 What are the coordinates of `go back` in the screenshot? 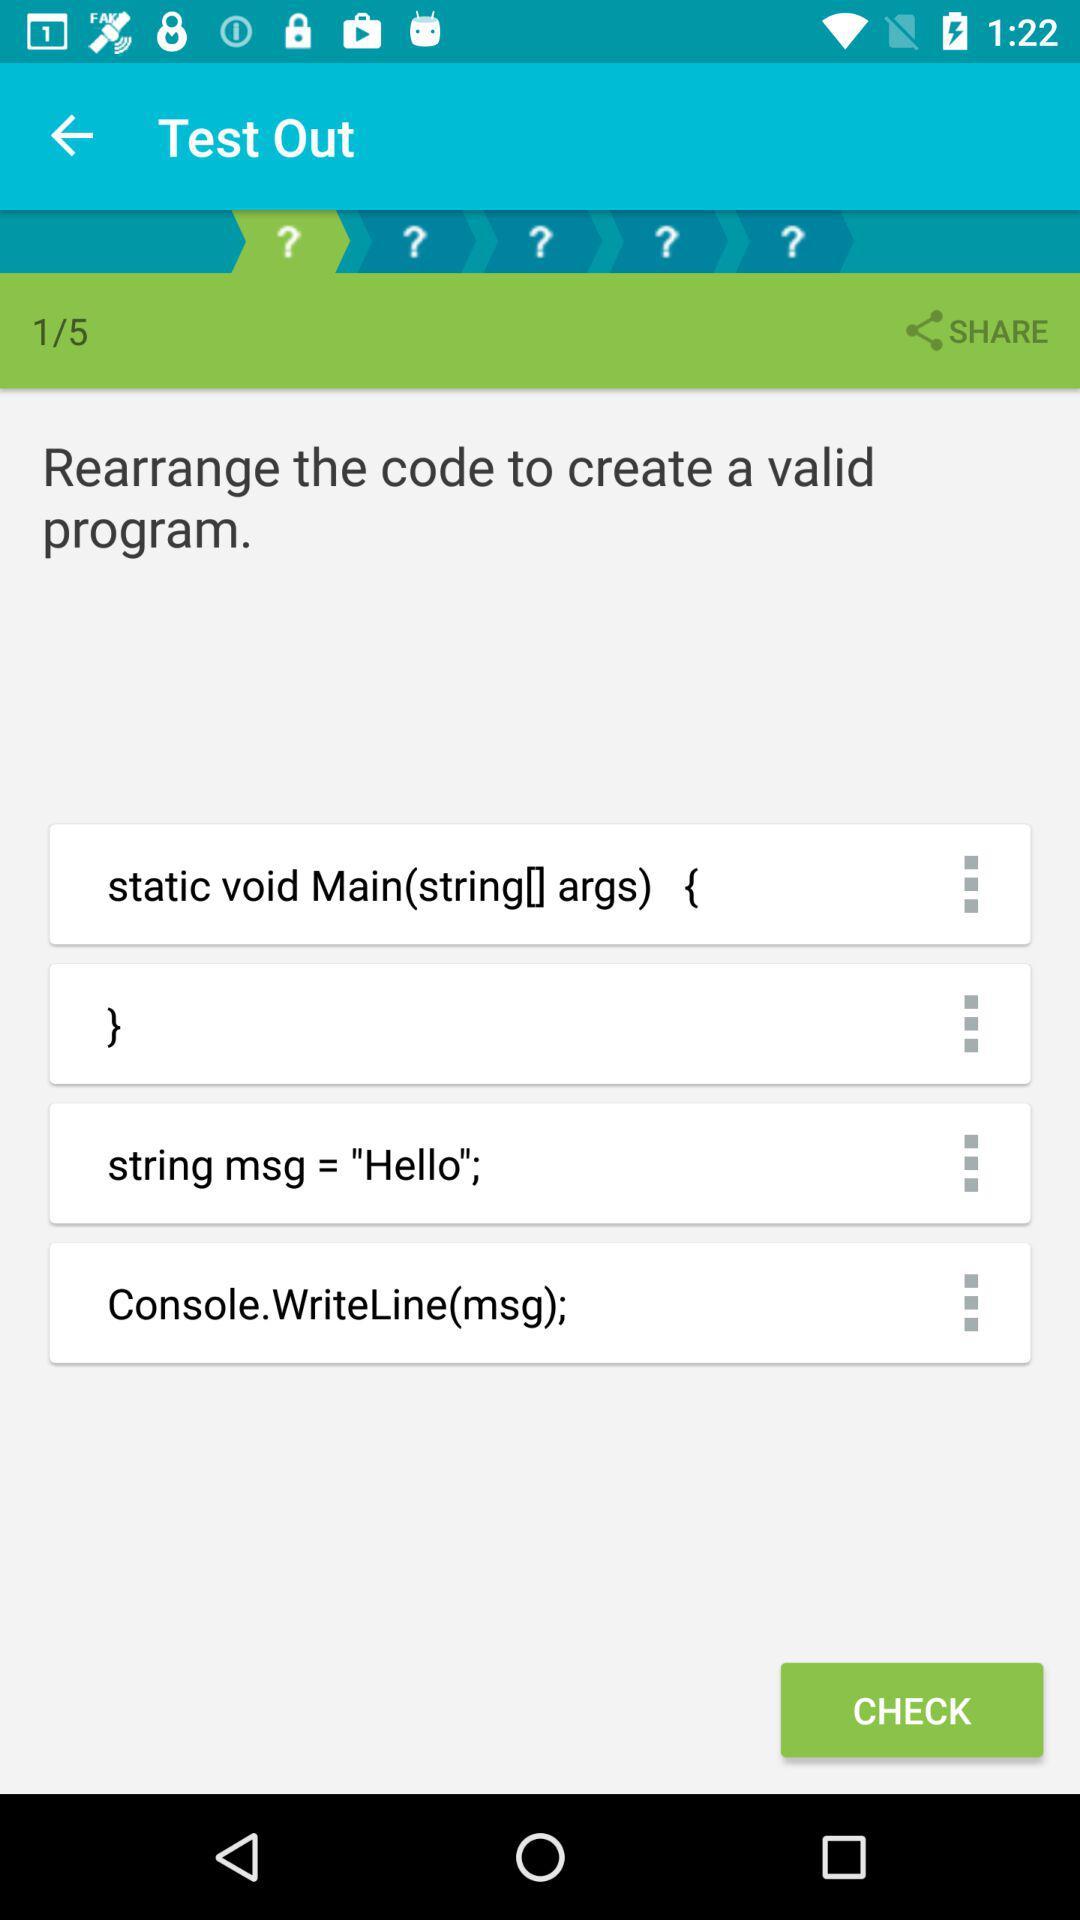 It's located at (790, 240).